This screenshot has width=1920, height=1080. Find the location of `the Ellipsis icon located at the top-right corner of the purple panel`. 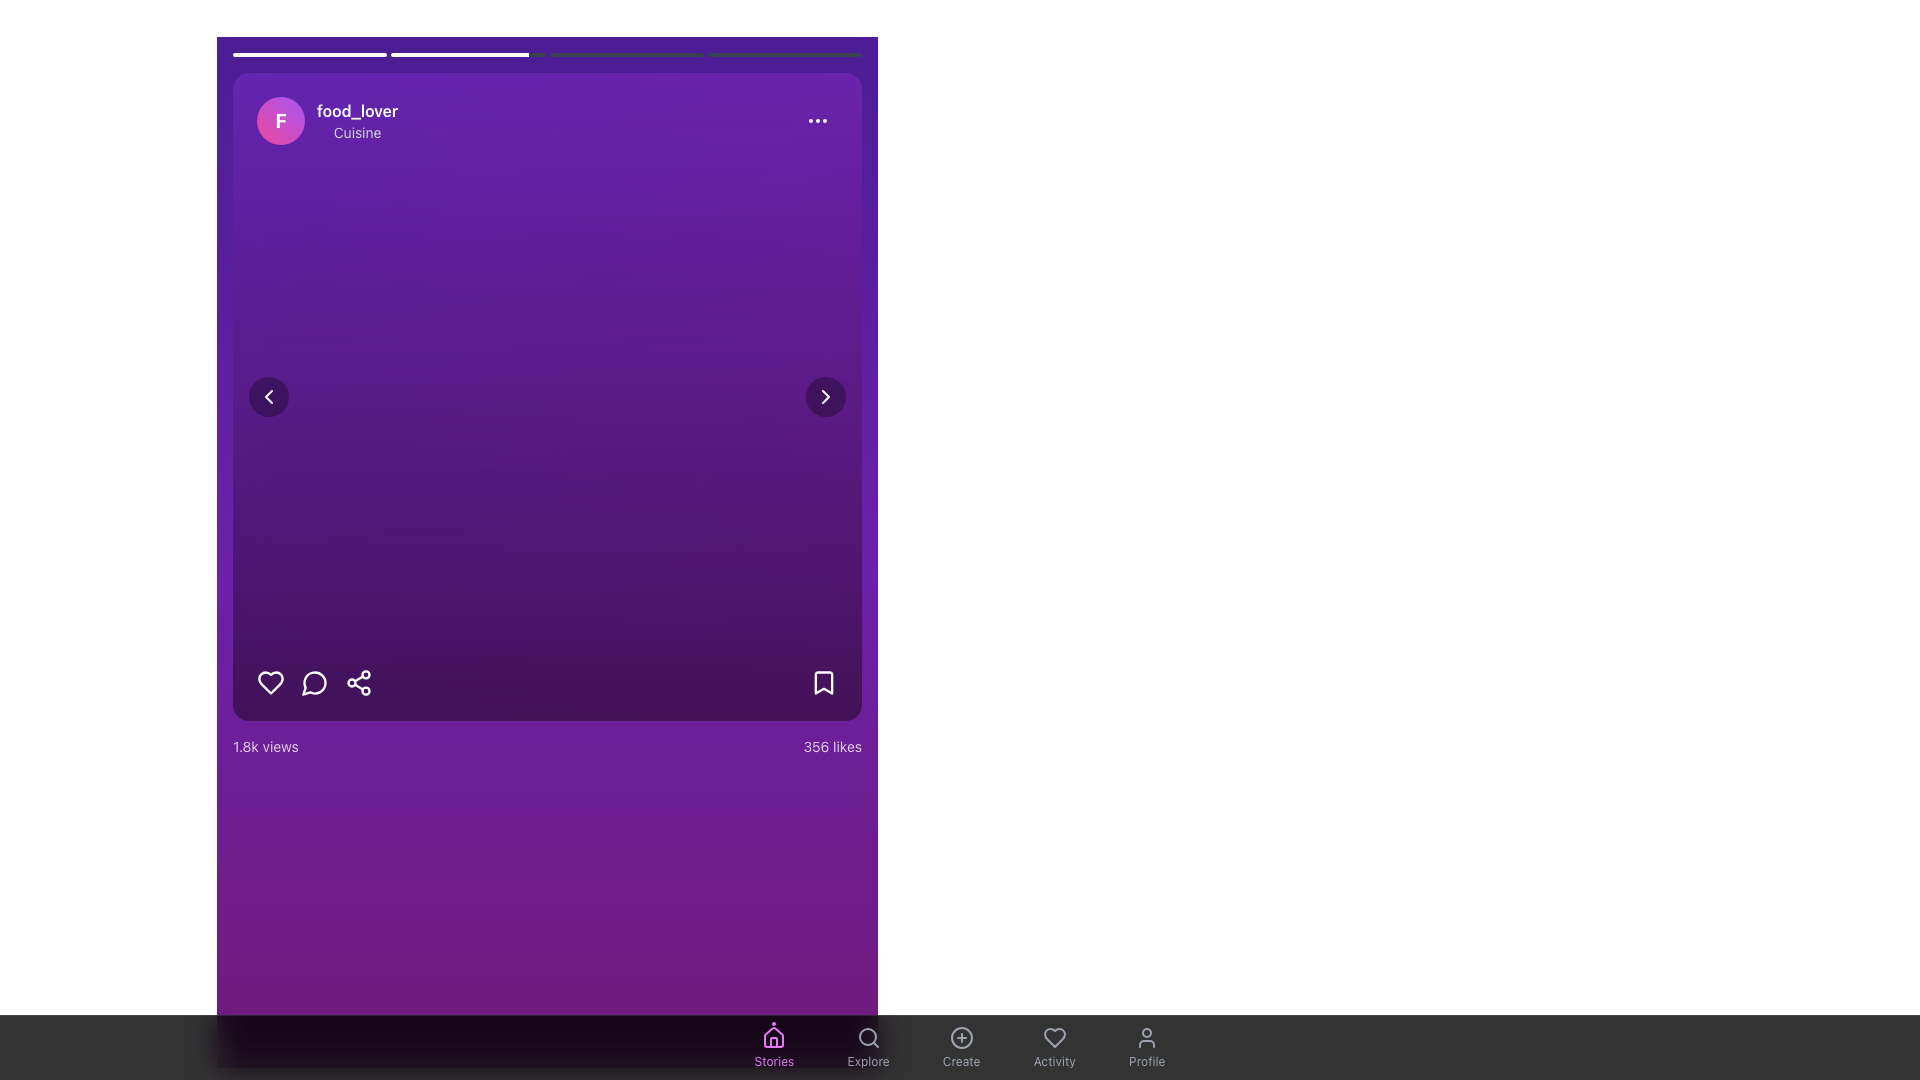

the Ellipsis icon located at the top-right corner of the purple panel is located at coordinates (817, 120).